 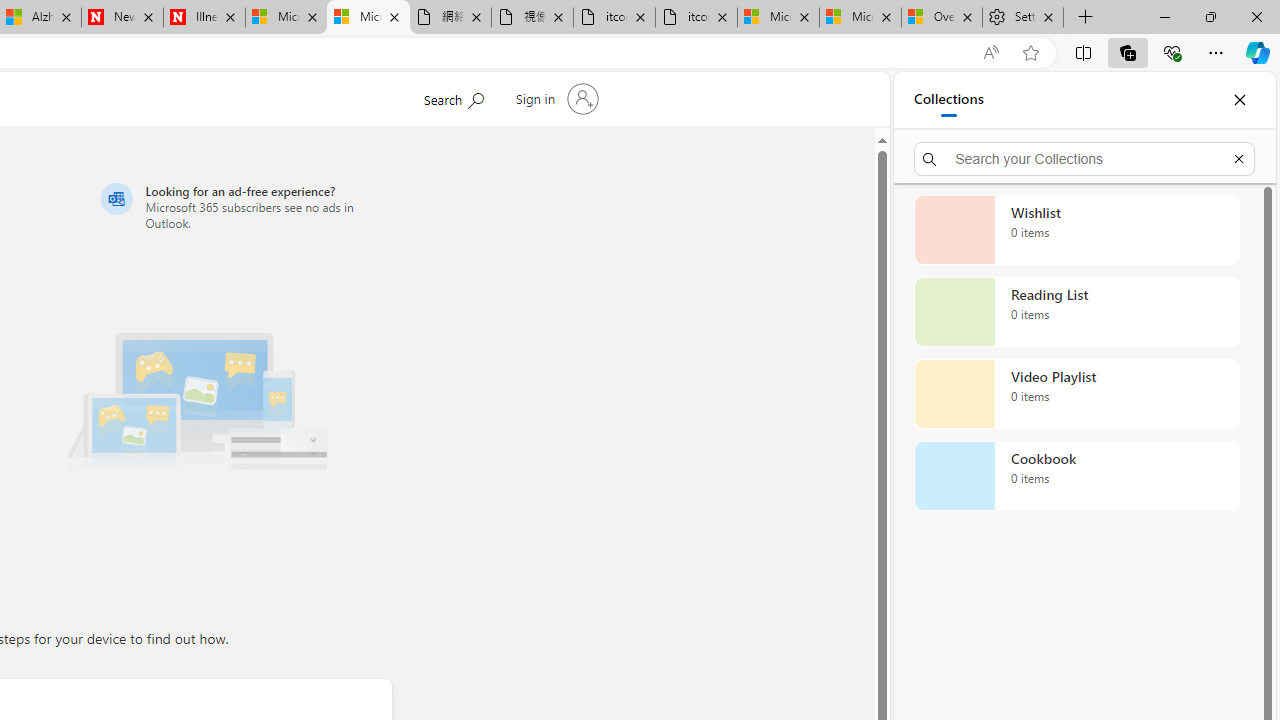 I want to click on 'Reading List collection, 0 items', so click(x=1076, y=312).